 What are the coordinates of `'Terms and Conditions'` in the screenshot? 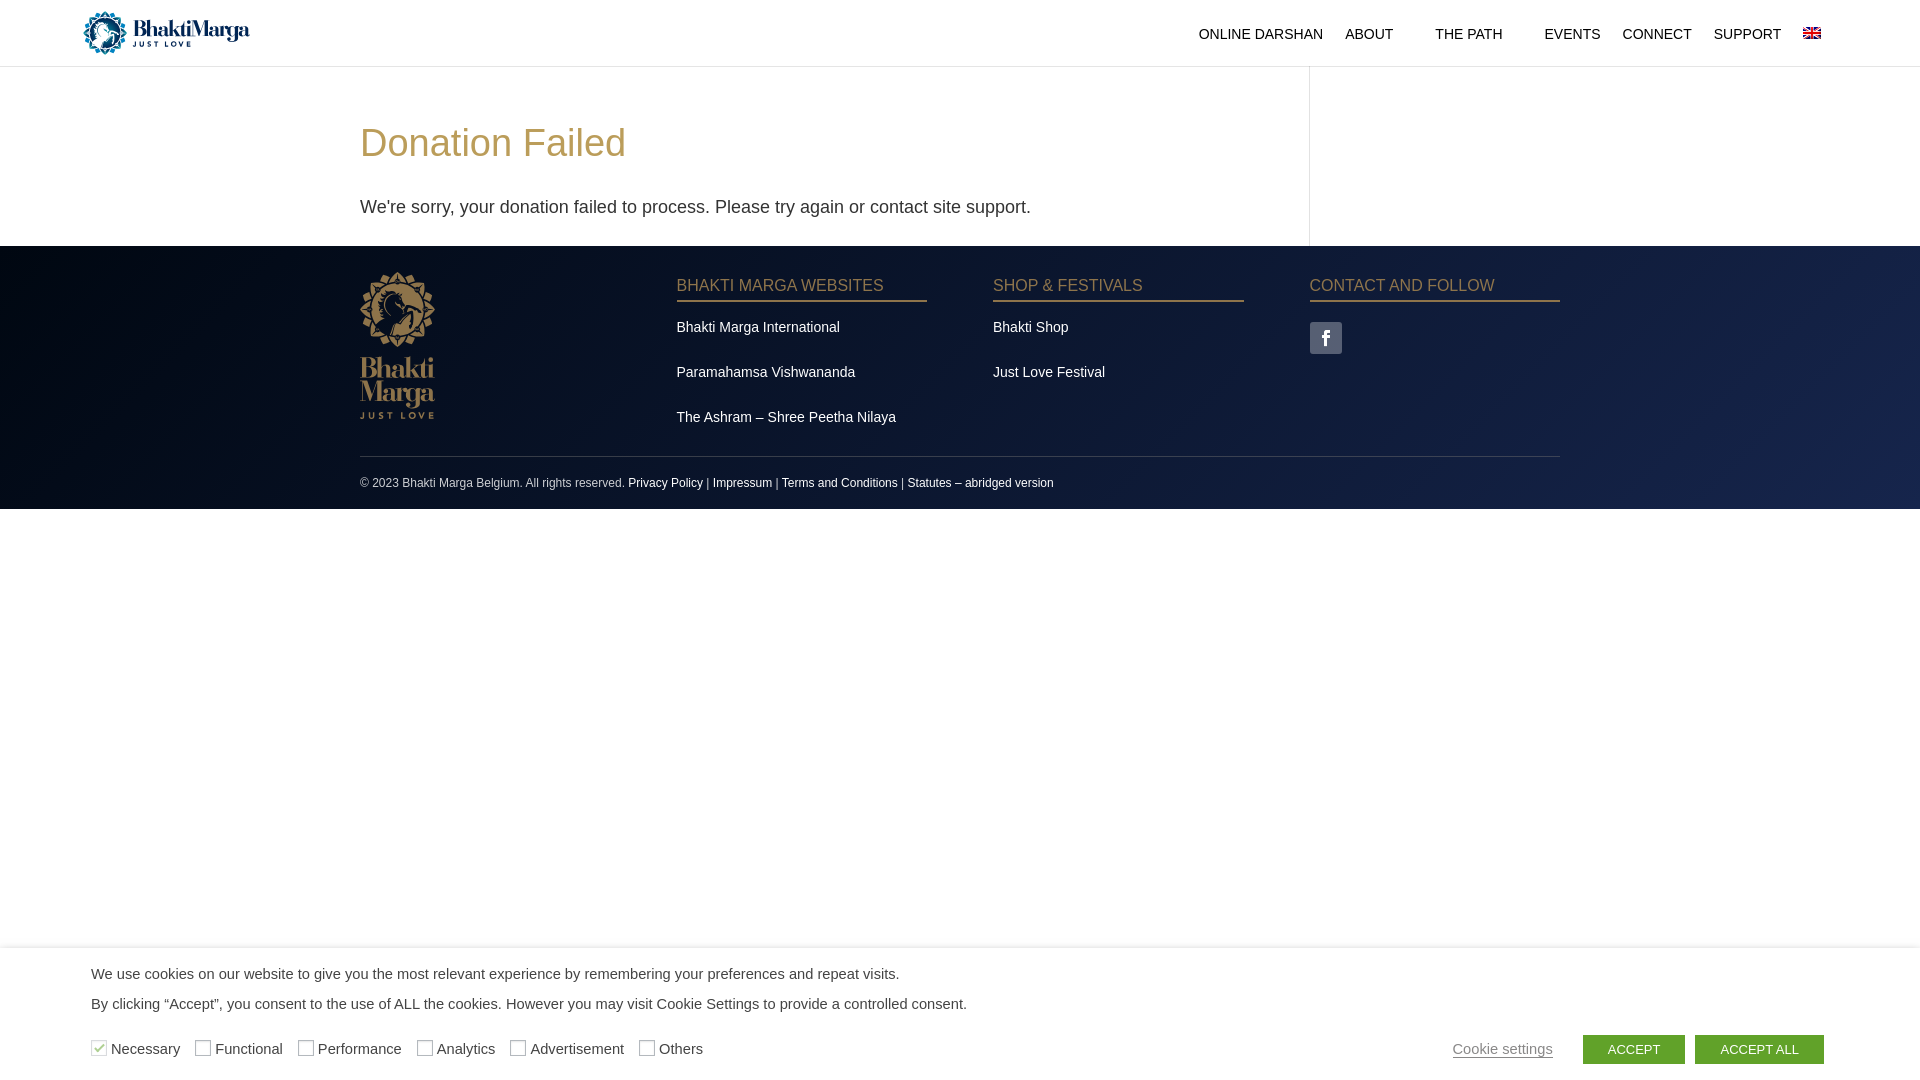 It's located at (840, 482).